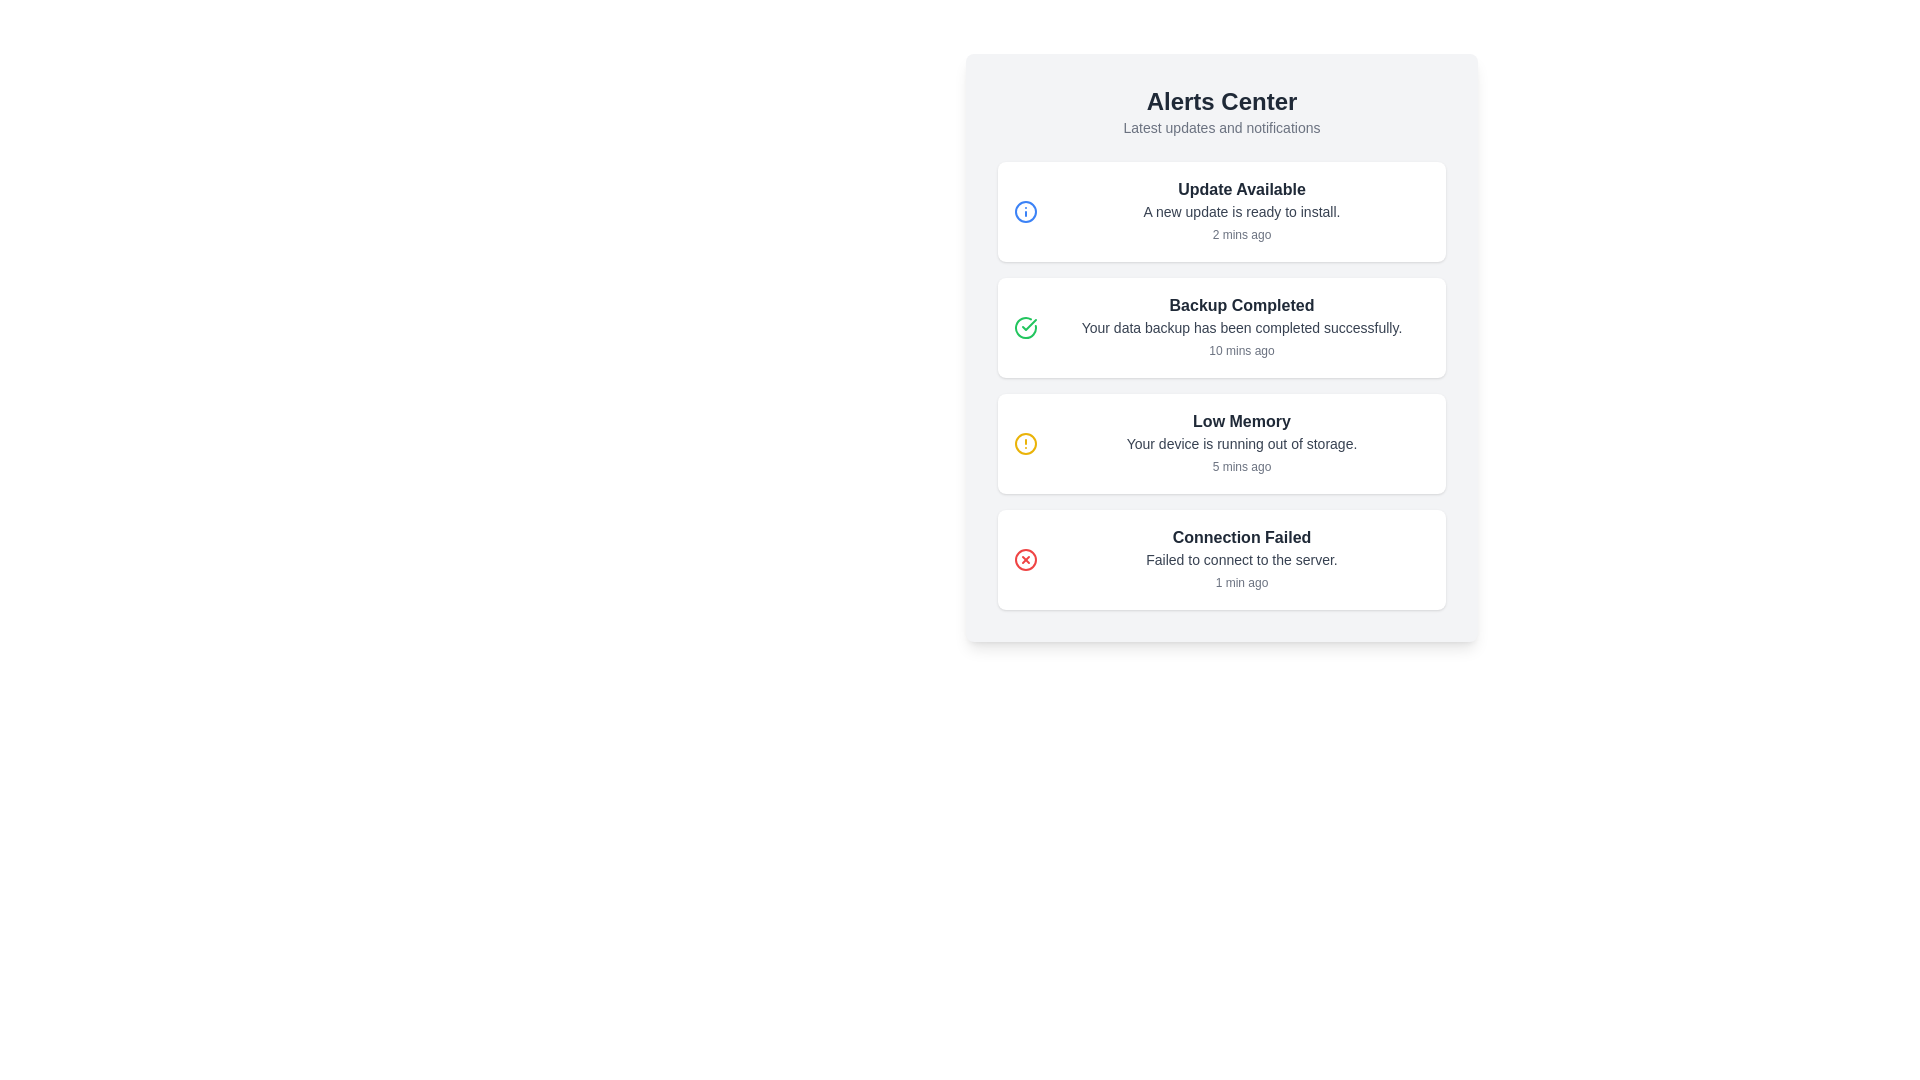 The image size is (1920, 1080). What do you see at coordinates (1221, 127) in the screenshot?
I see `the text label displaying 'Latest updates and notifications' located below the 'Alerts Center' heading` at bounding box center [1221, 127].